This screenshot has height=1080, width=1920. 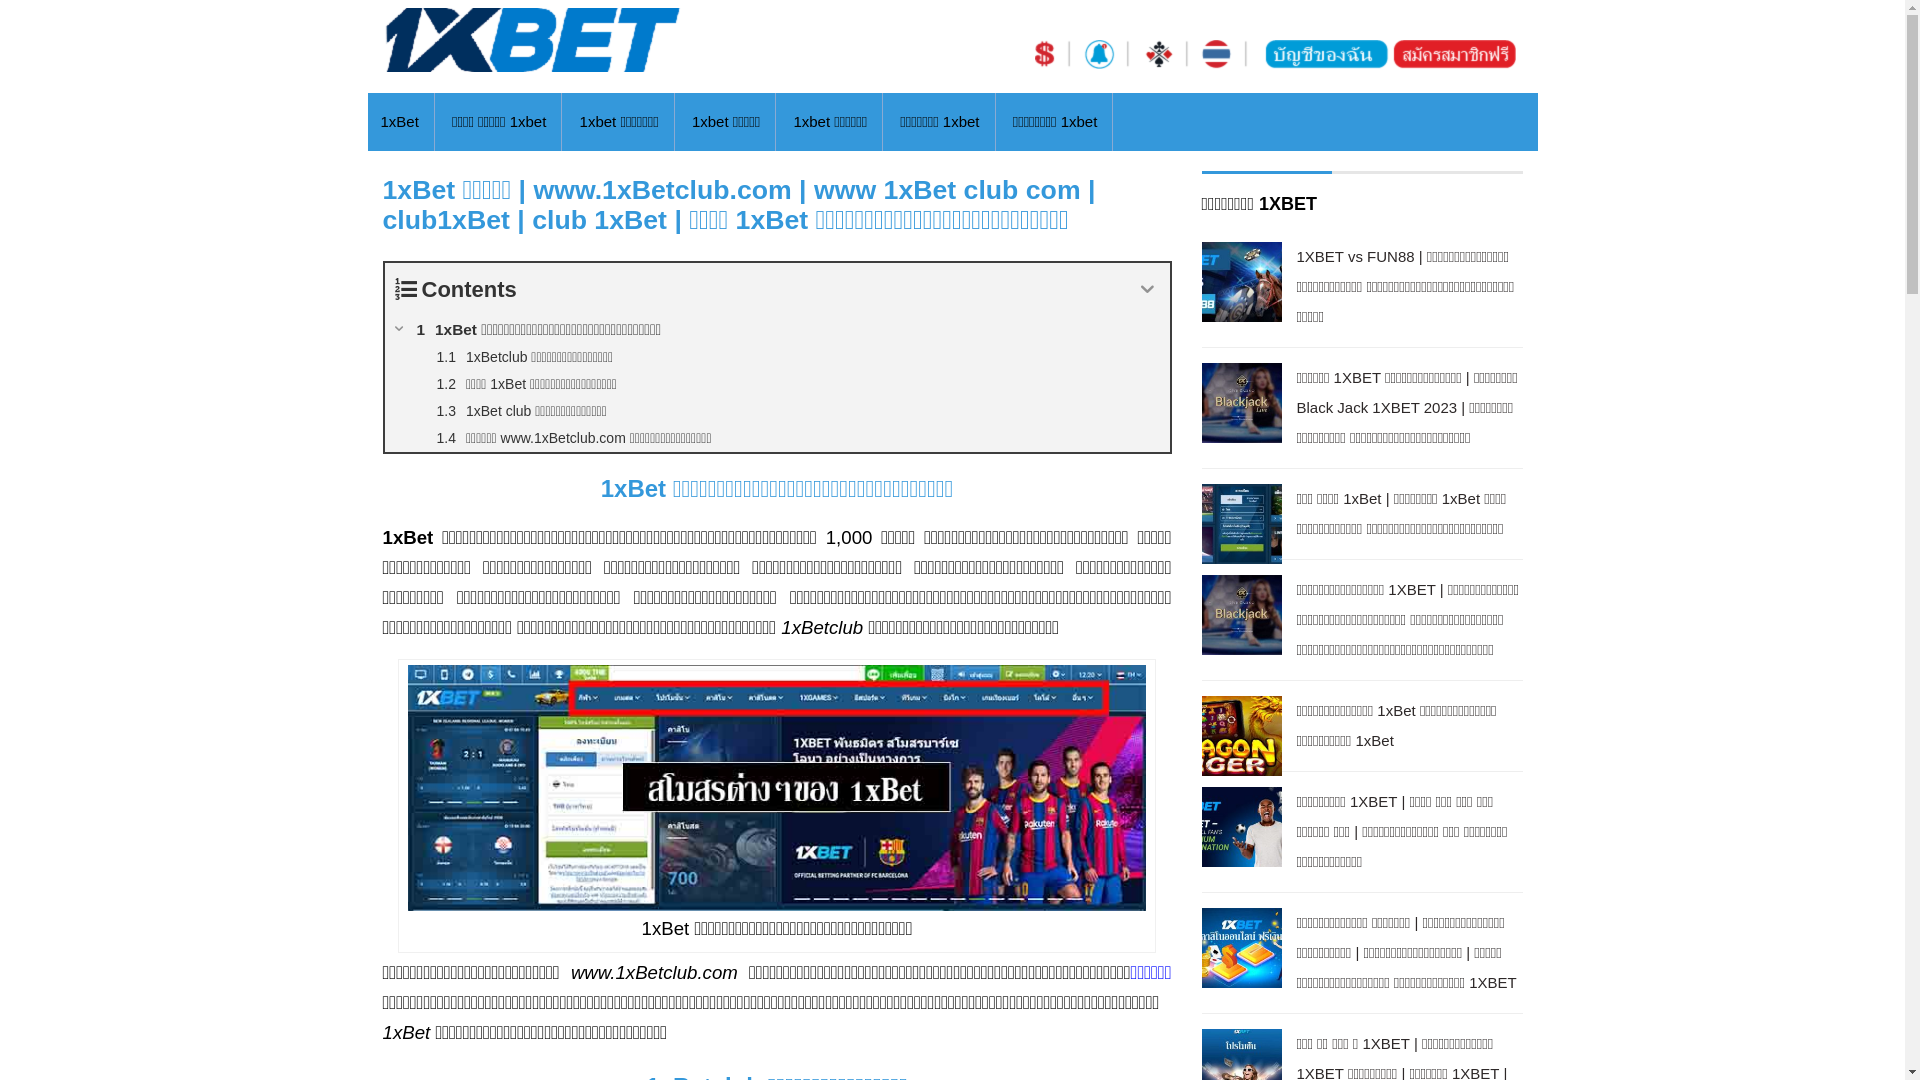 What do you see at coordinates (379, 122) in the screenshot?
I see `'1xBet'` at bounding box center [379, 122].